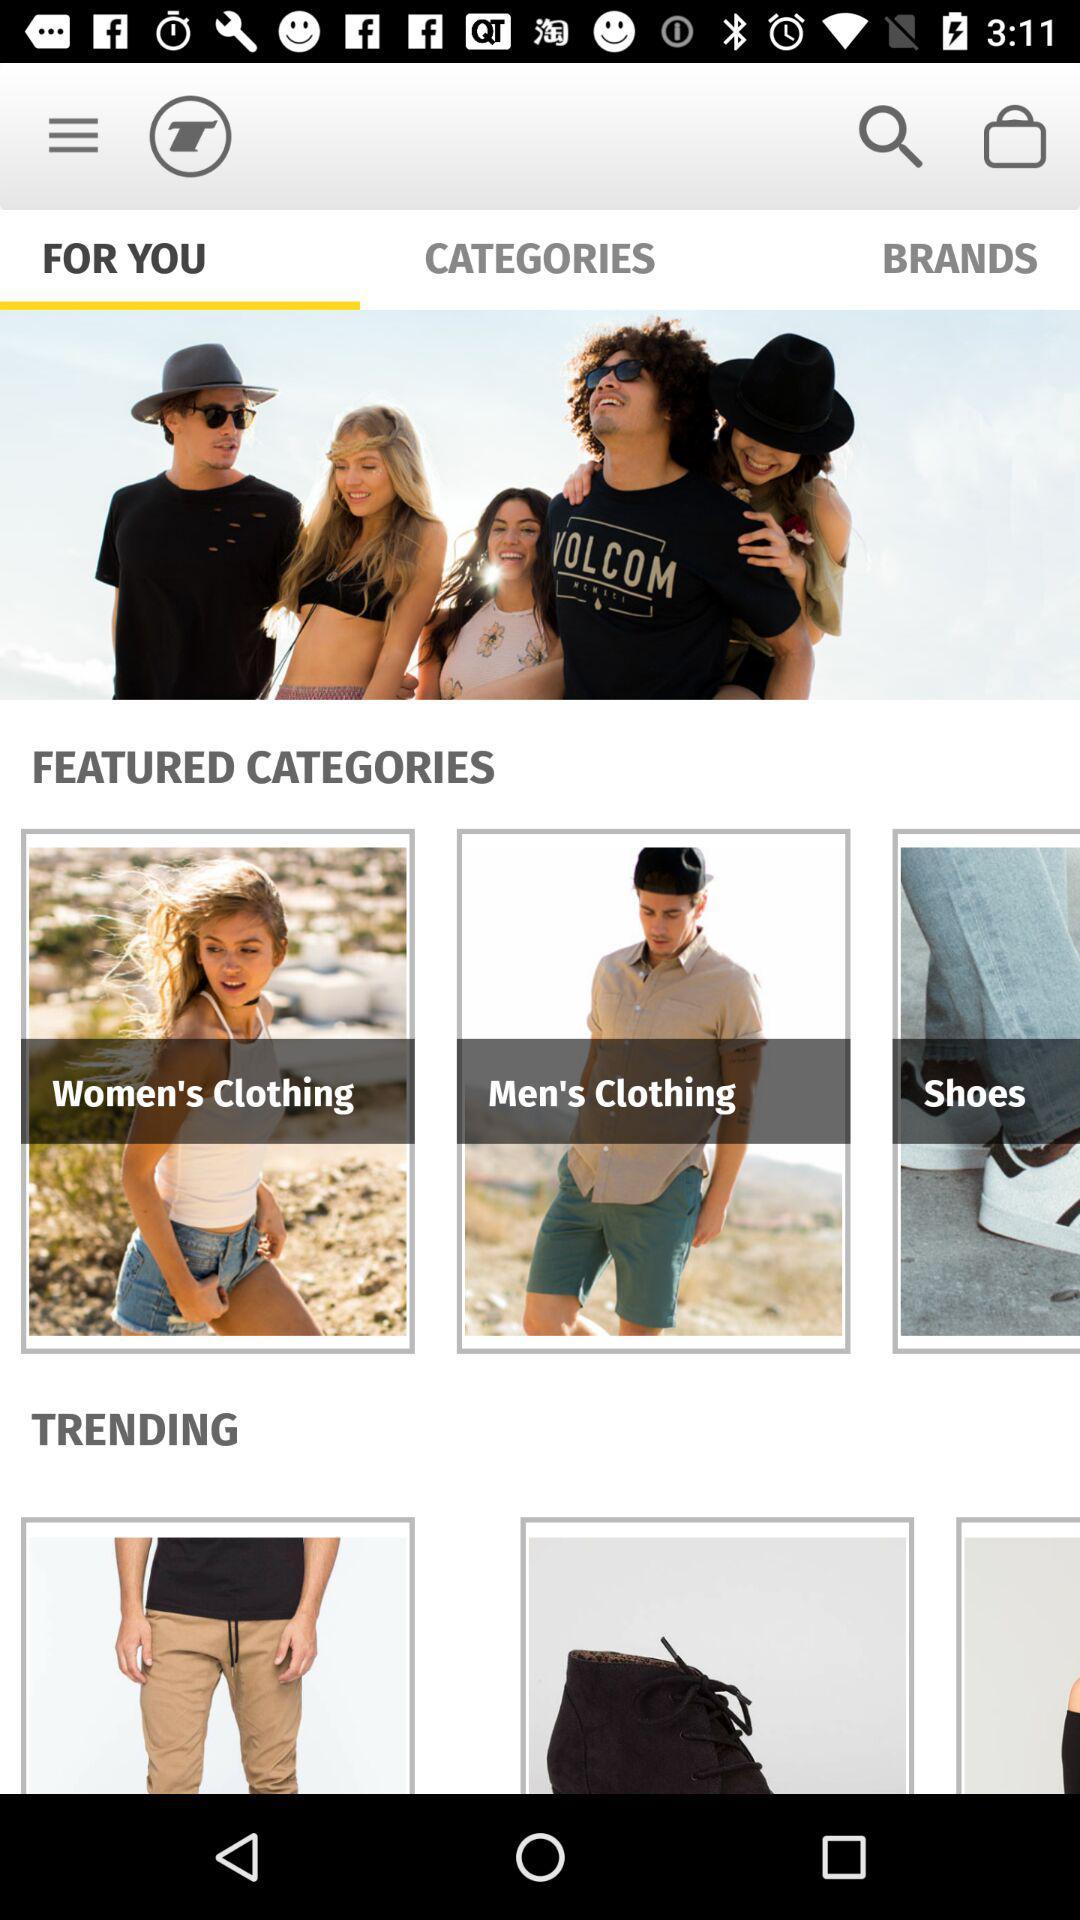 The height and width of the screenshot is (1920, 1080). I want to click on the icon to the right of the categories icon, so click(890, 135).